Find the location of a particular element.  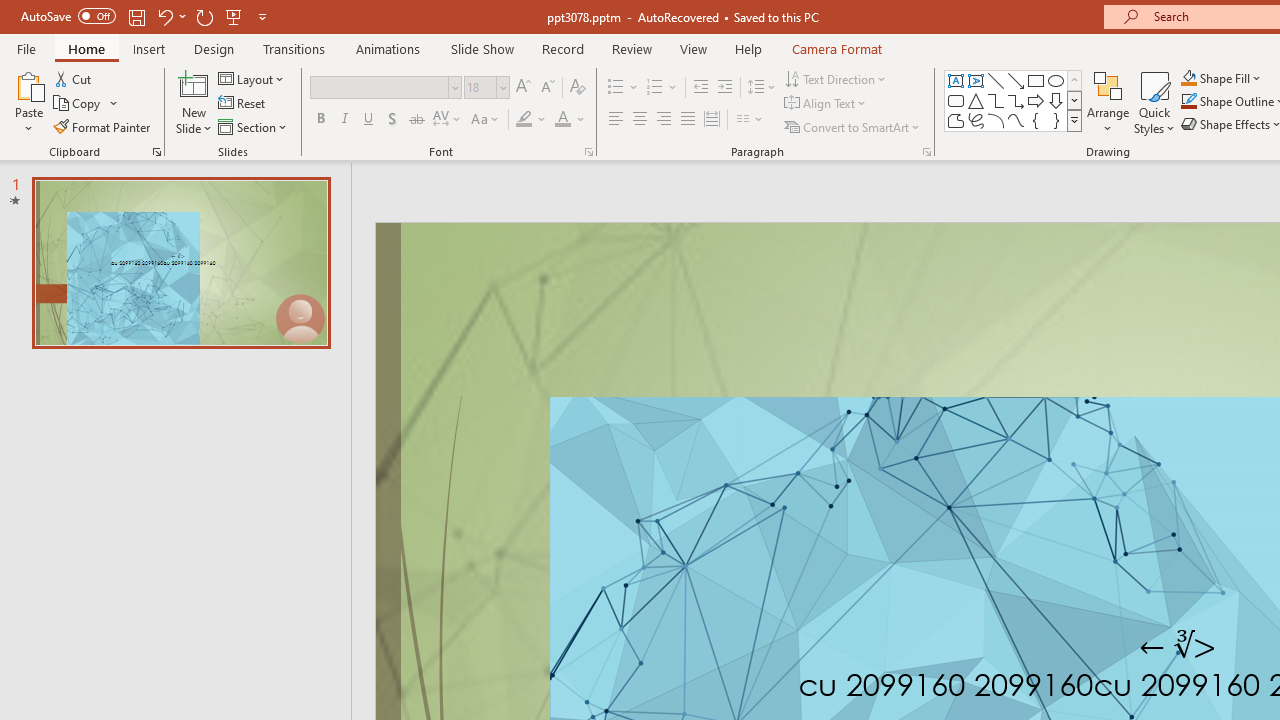

'Shapes' is located at coordinates (1073, 120).